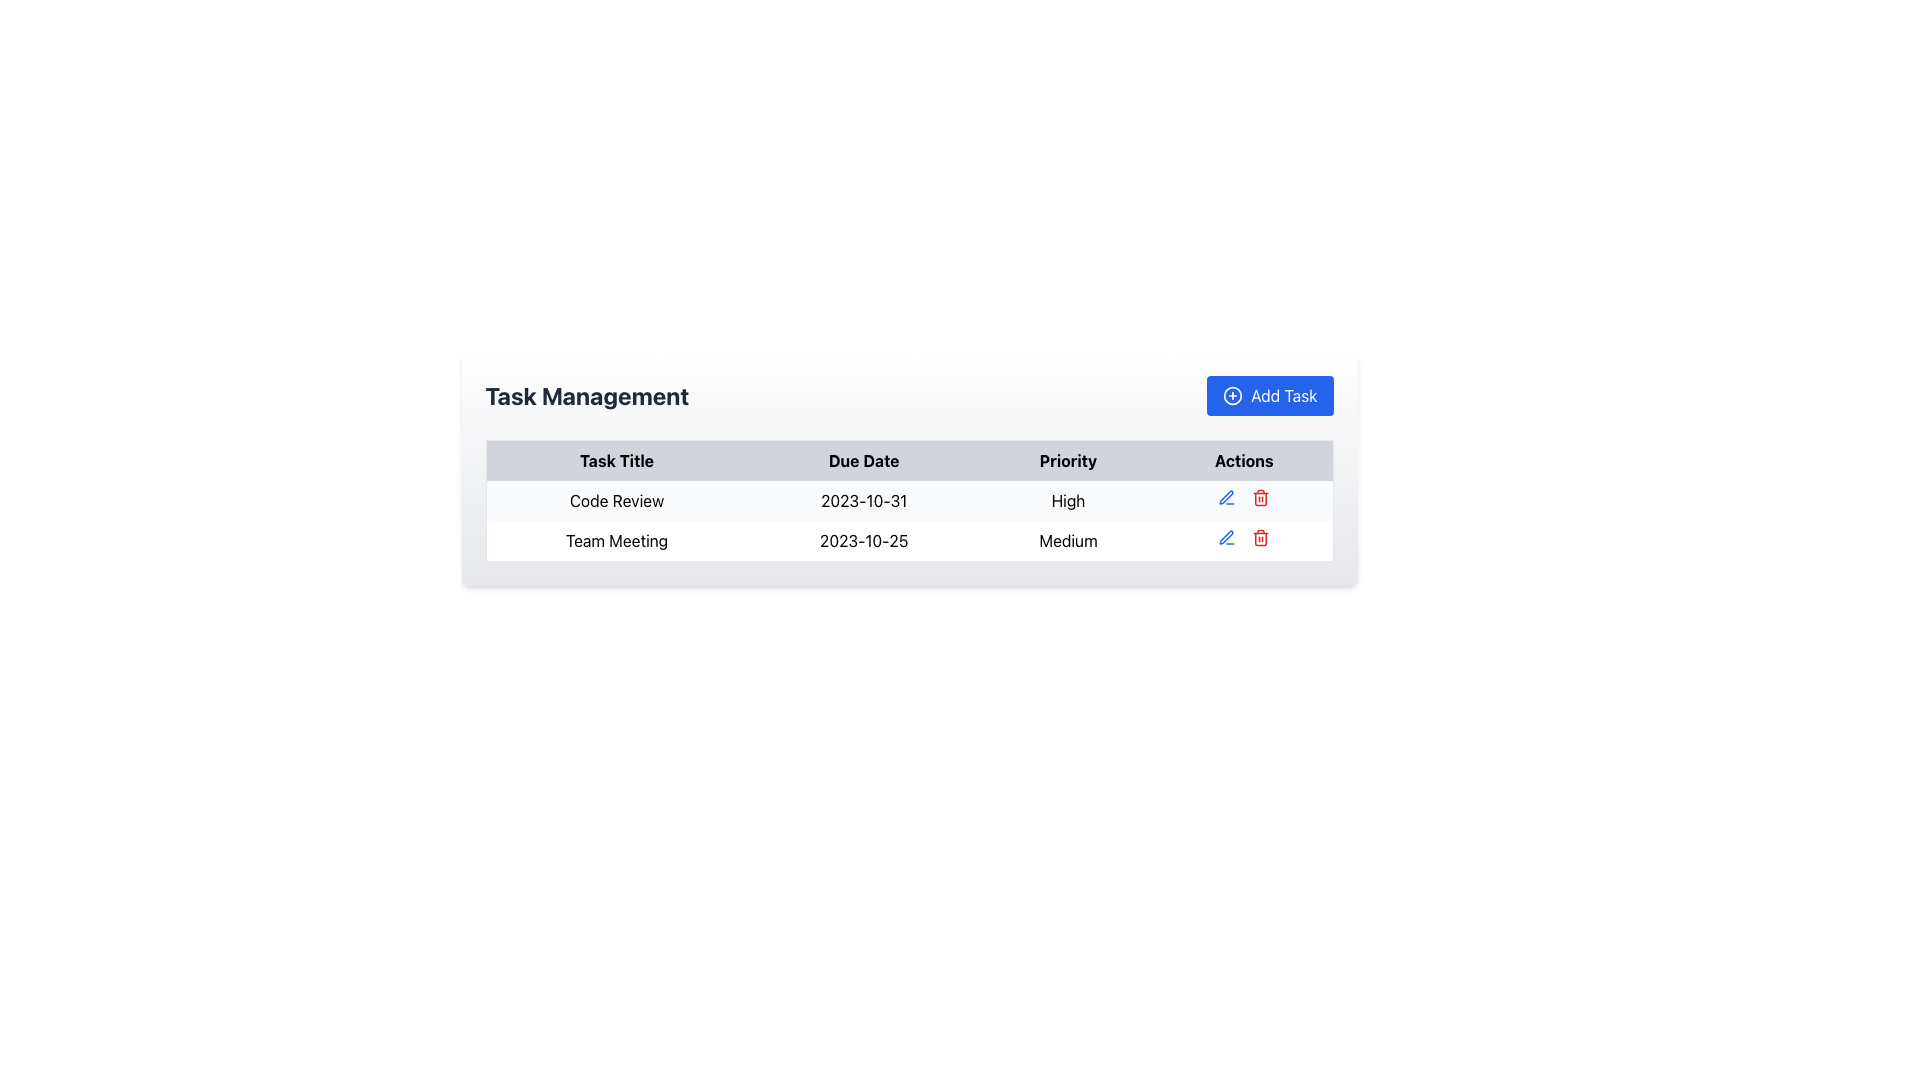 The width and height of the screenshot is (1920, 1080). What do you see at coordinates (615, 500) in the screenshot?
I see `the Text Label that serves as the title for the task 'Code Review', located in the first row of the table under the 'Task Title' column` at bounding box center [615, 500].